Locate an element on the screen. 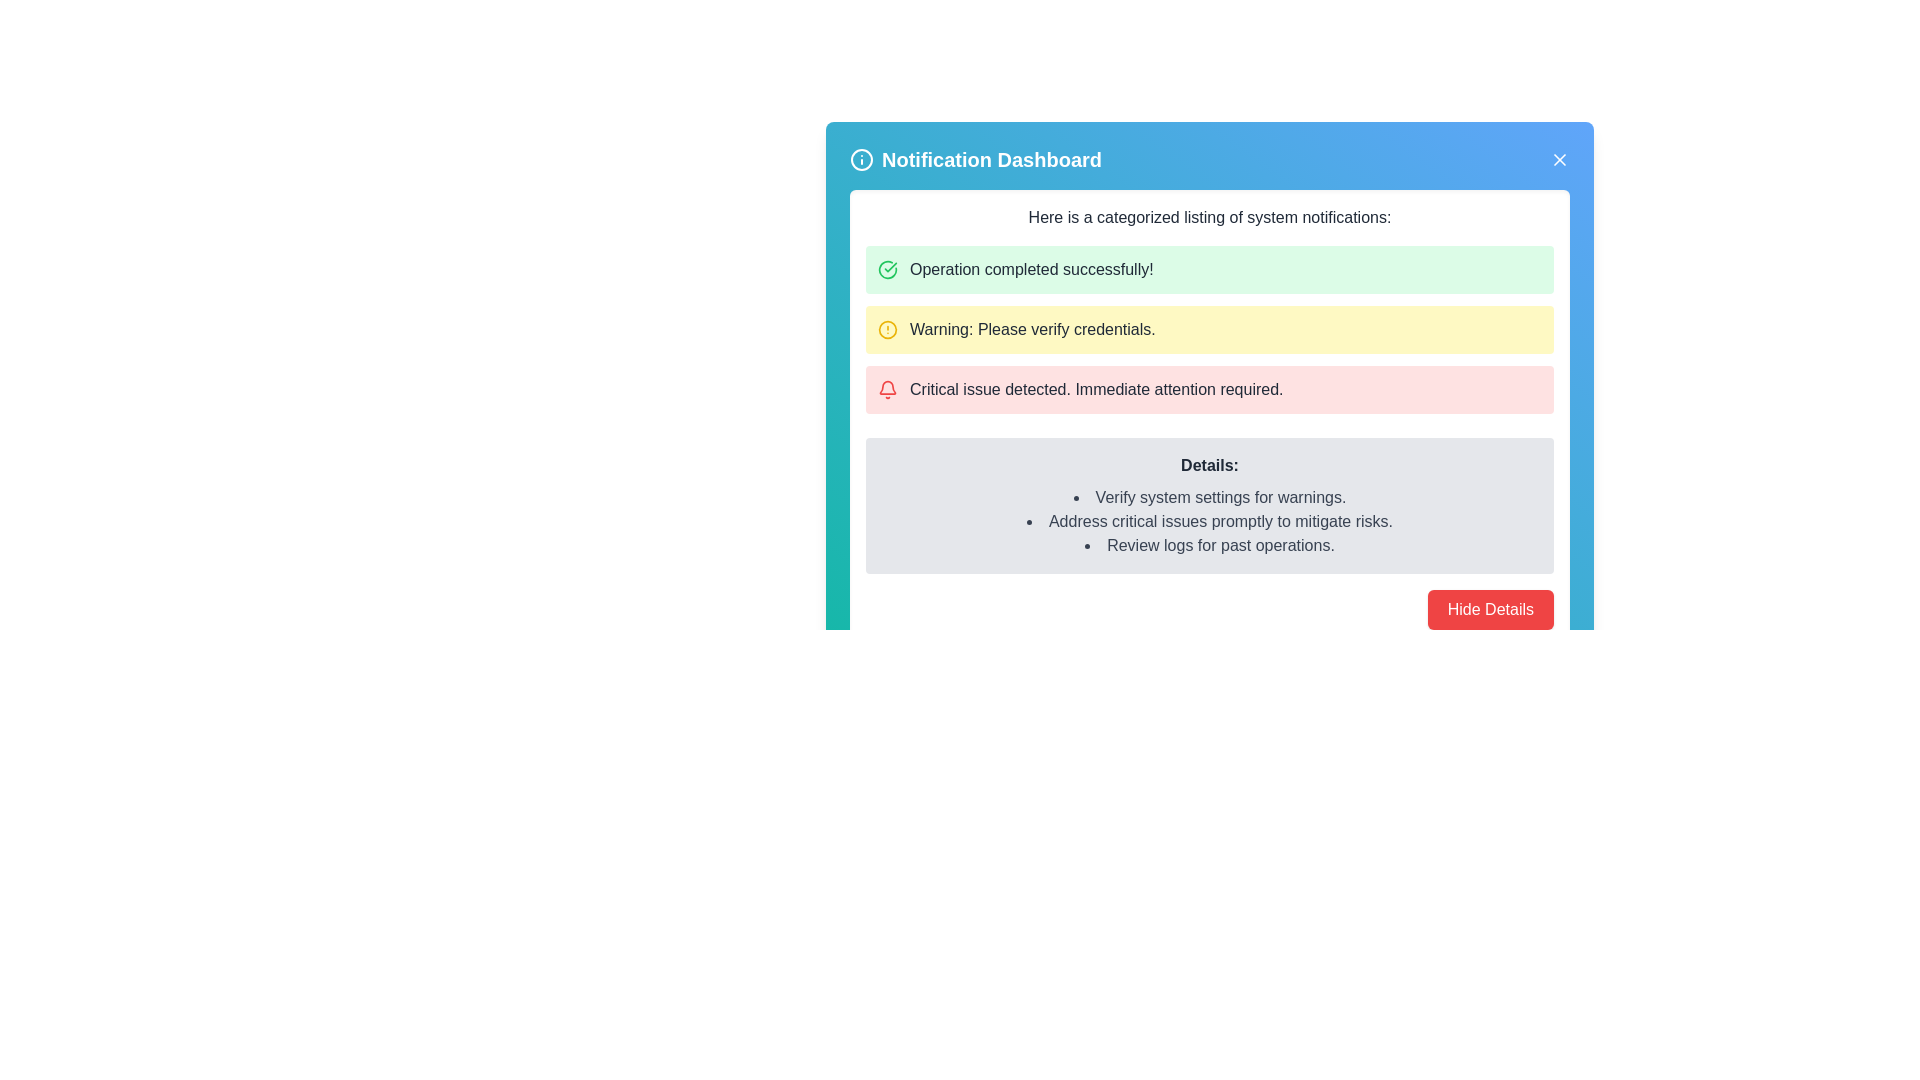 The width and height of the screenshot is (1920, 1080). text of the warning notification that displays 'Critical issue detected. Immediate attention required.' which is highlighted in a pink background is located at coordinates (1095, 389).